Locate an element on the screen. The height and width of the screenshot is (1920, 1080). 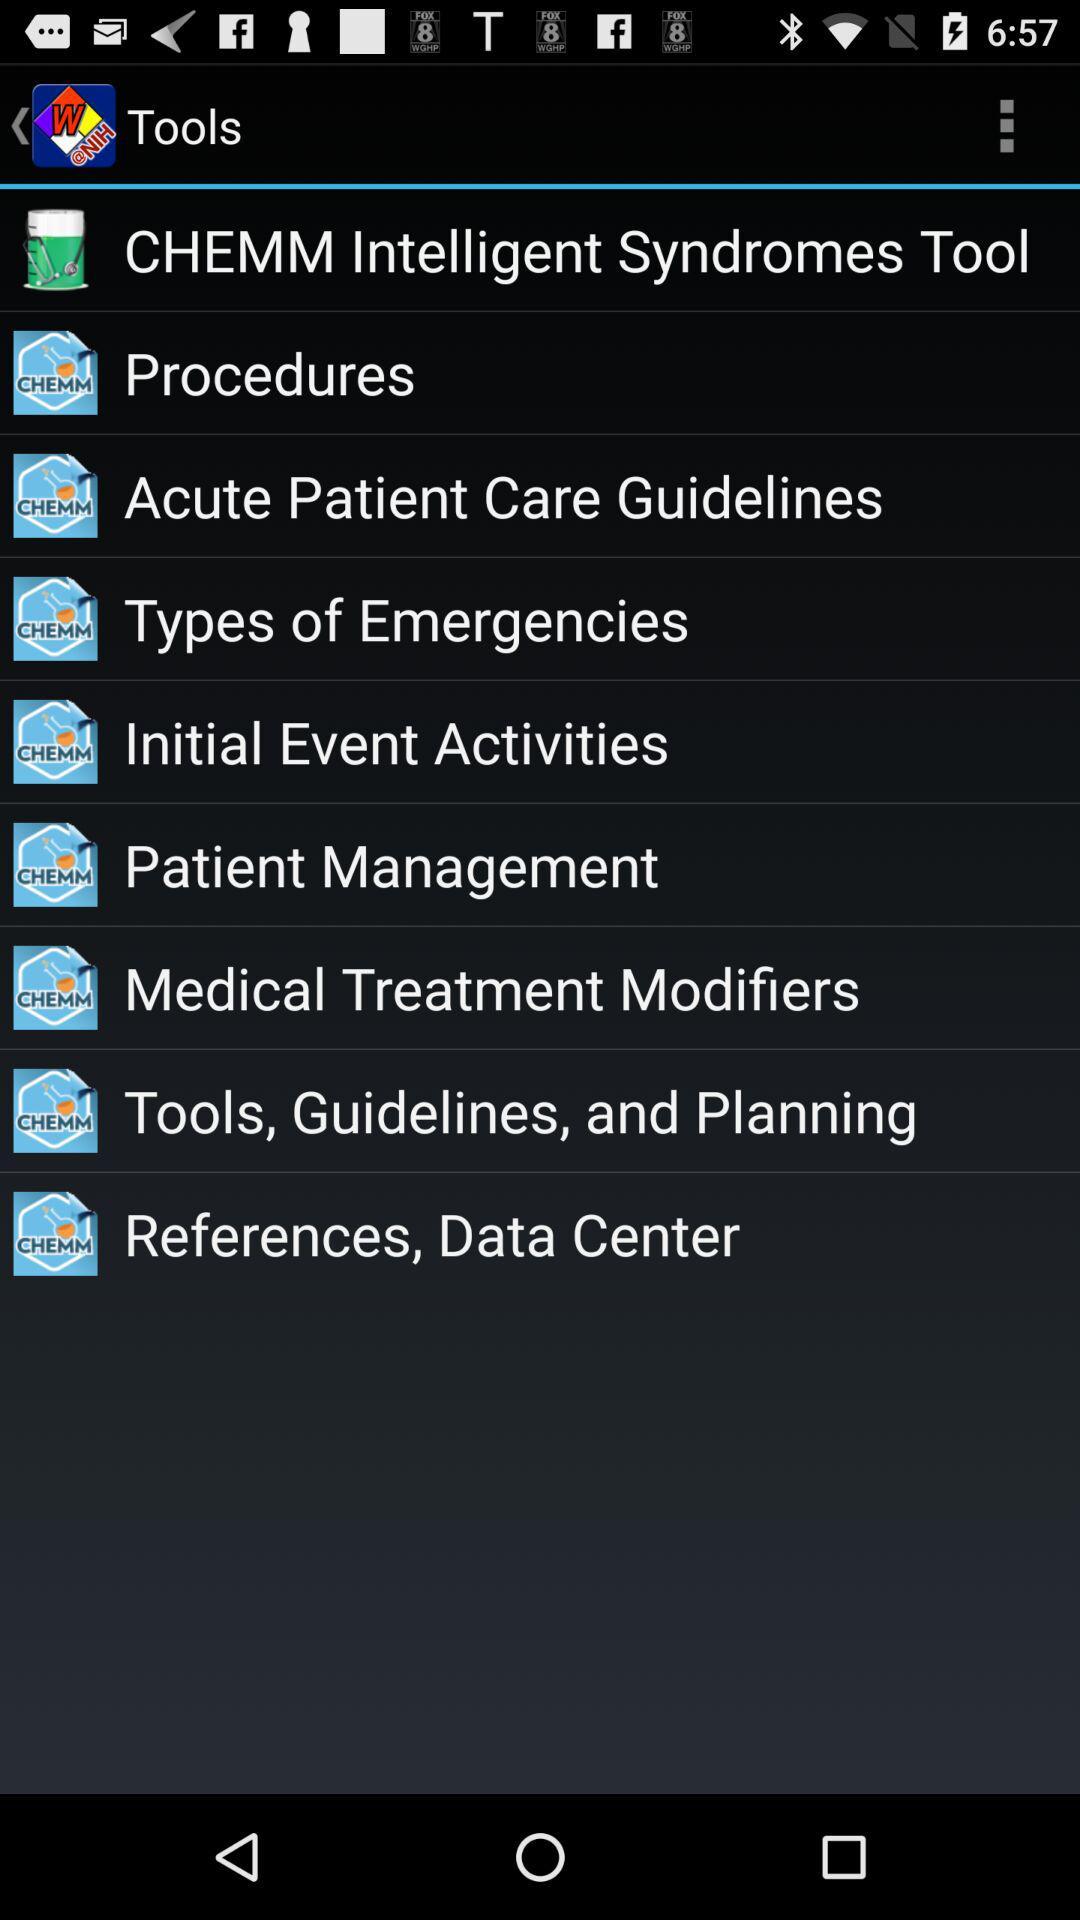
app above procedures is located at coordinates (600, 248).